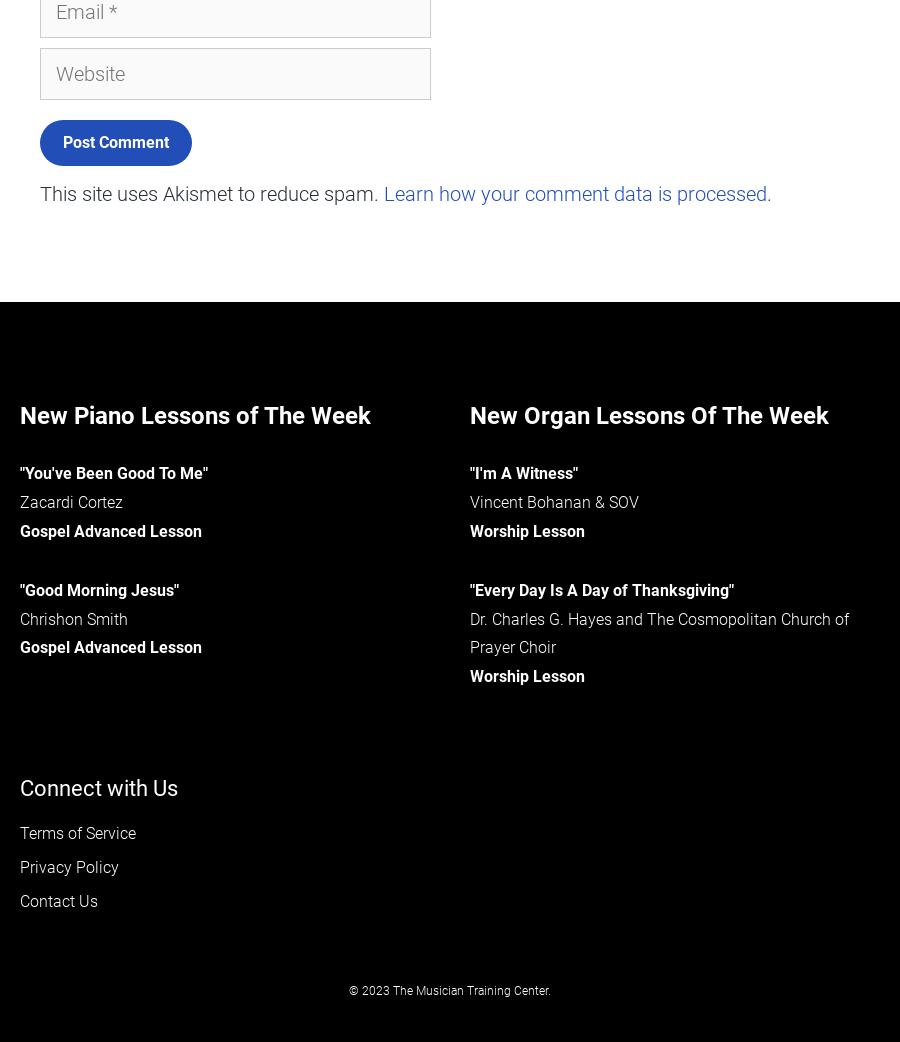 This screenshot has height=1042, width=900. I want to click on '"You've Been Good To Me"', so click(114, 473).